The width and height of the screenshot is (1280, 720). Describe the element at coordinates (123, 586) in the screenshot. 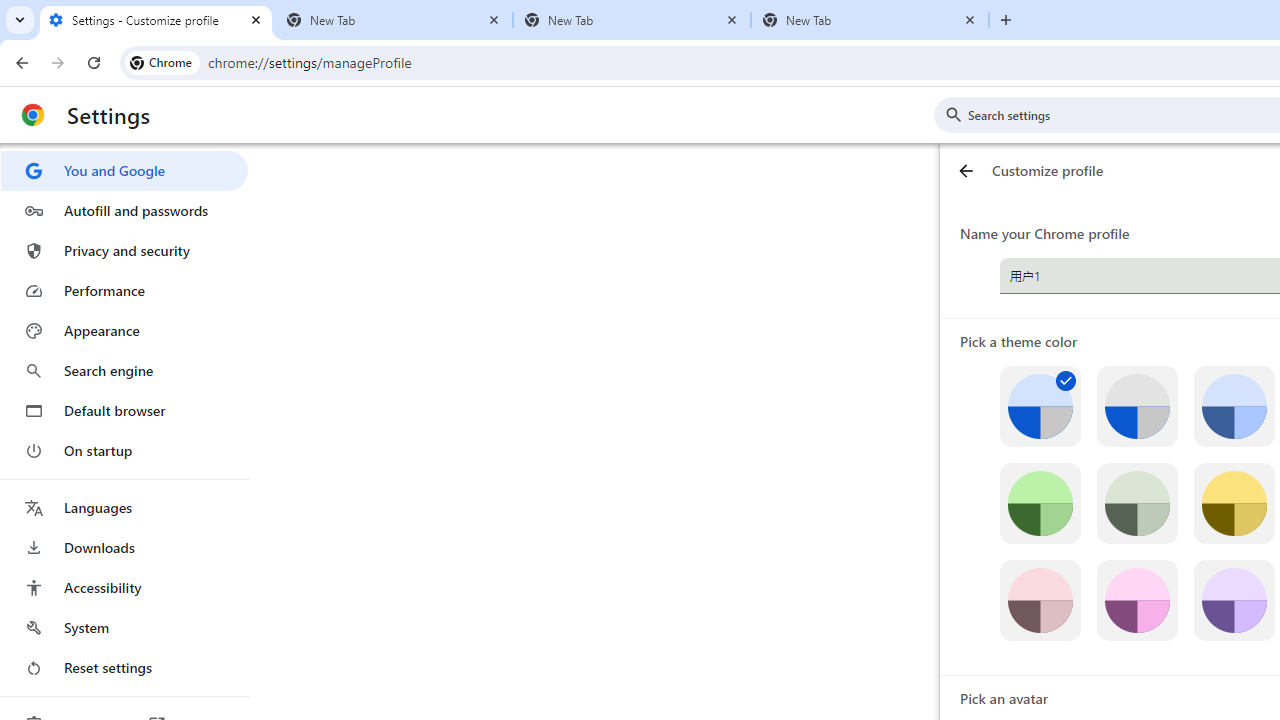

I see `'Accessibility'` at that location.